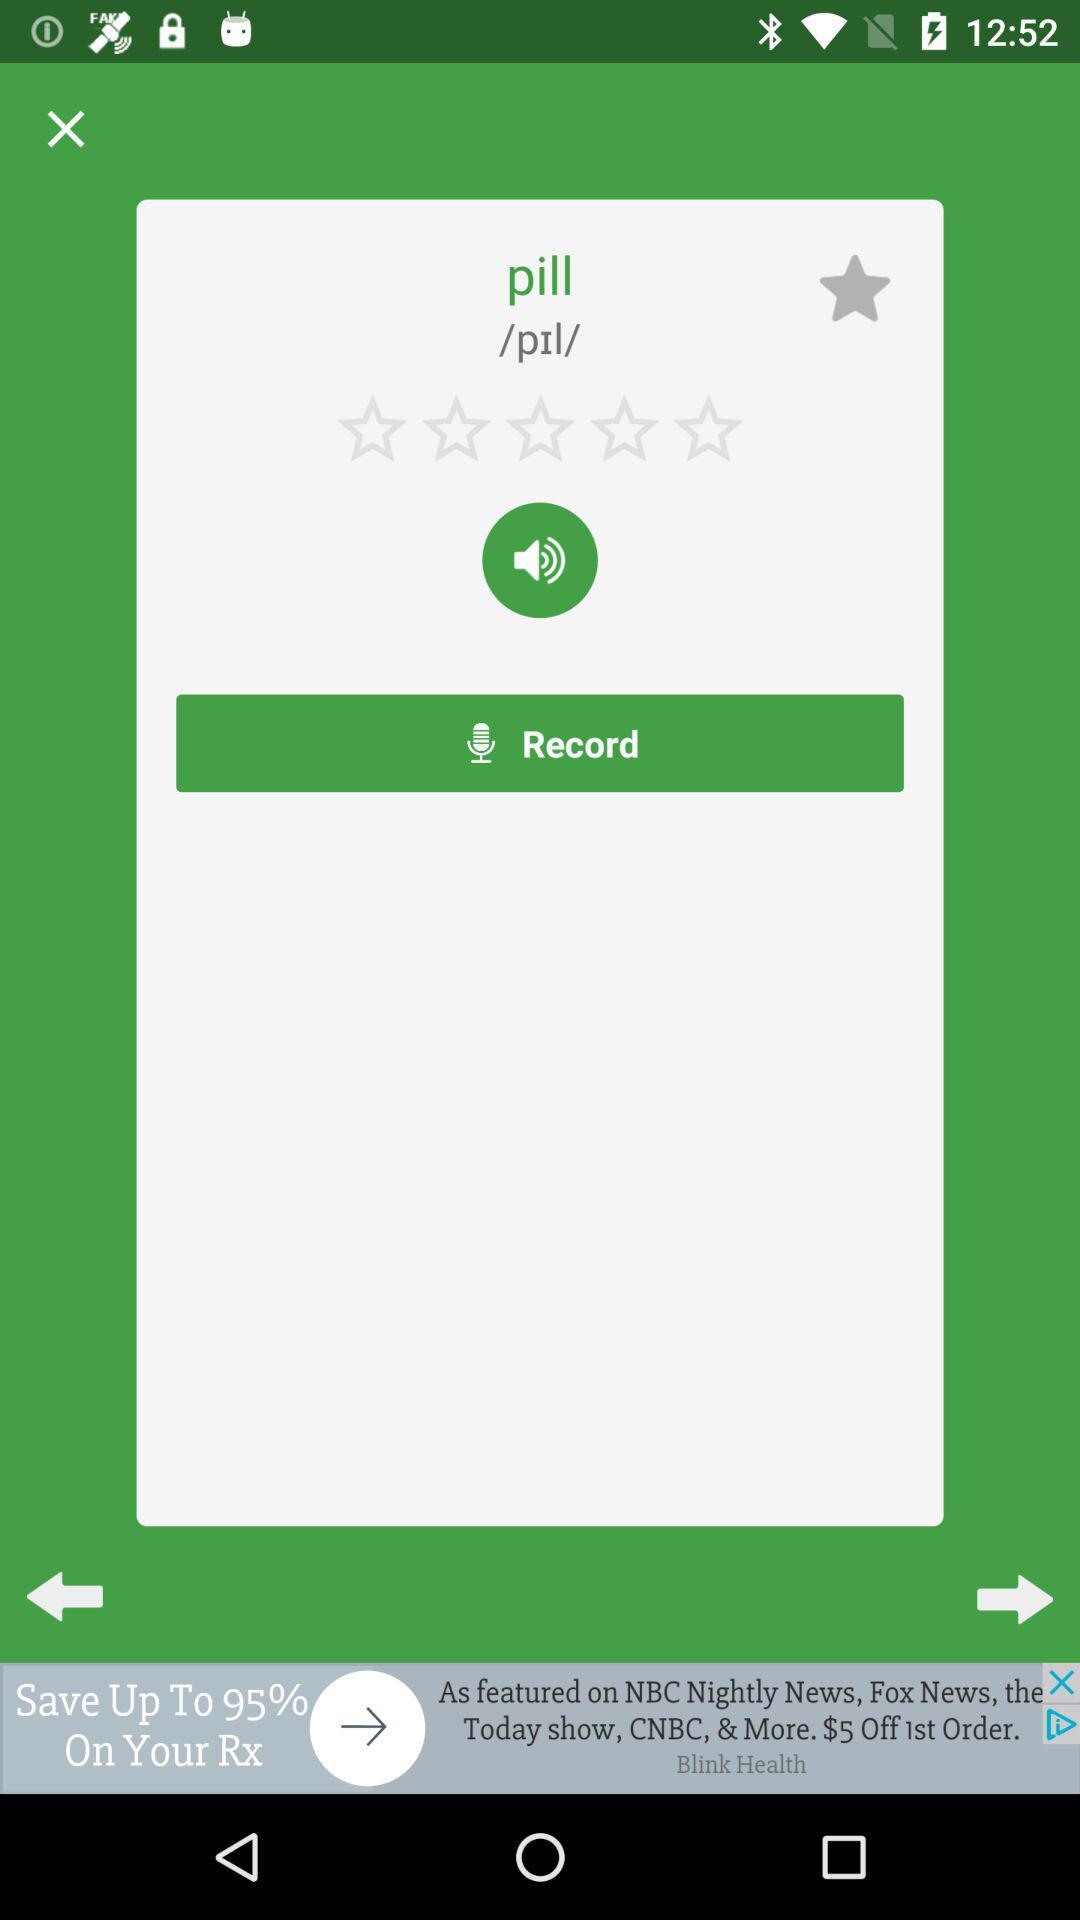 Image resolution: width=1080 pixels, height=1920 pixels. Describe the element at coordinates (540, 1727) in the screenshot. I see `click advertisement to go to the website` at that location.